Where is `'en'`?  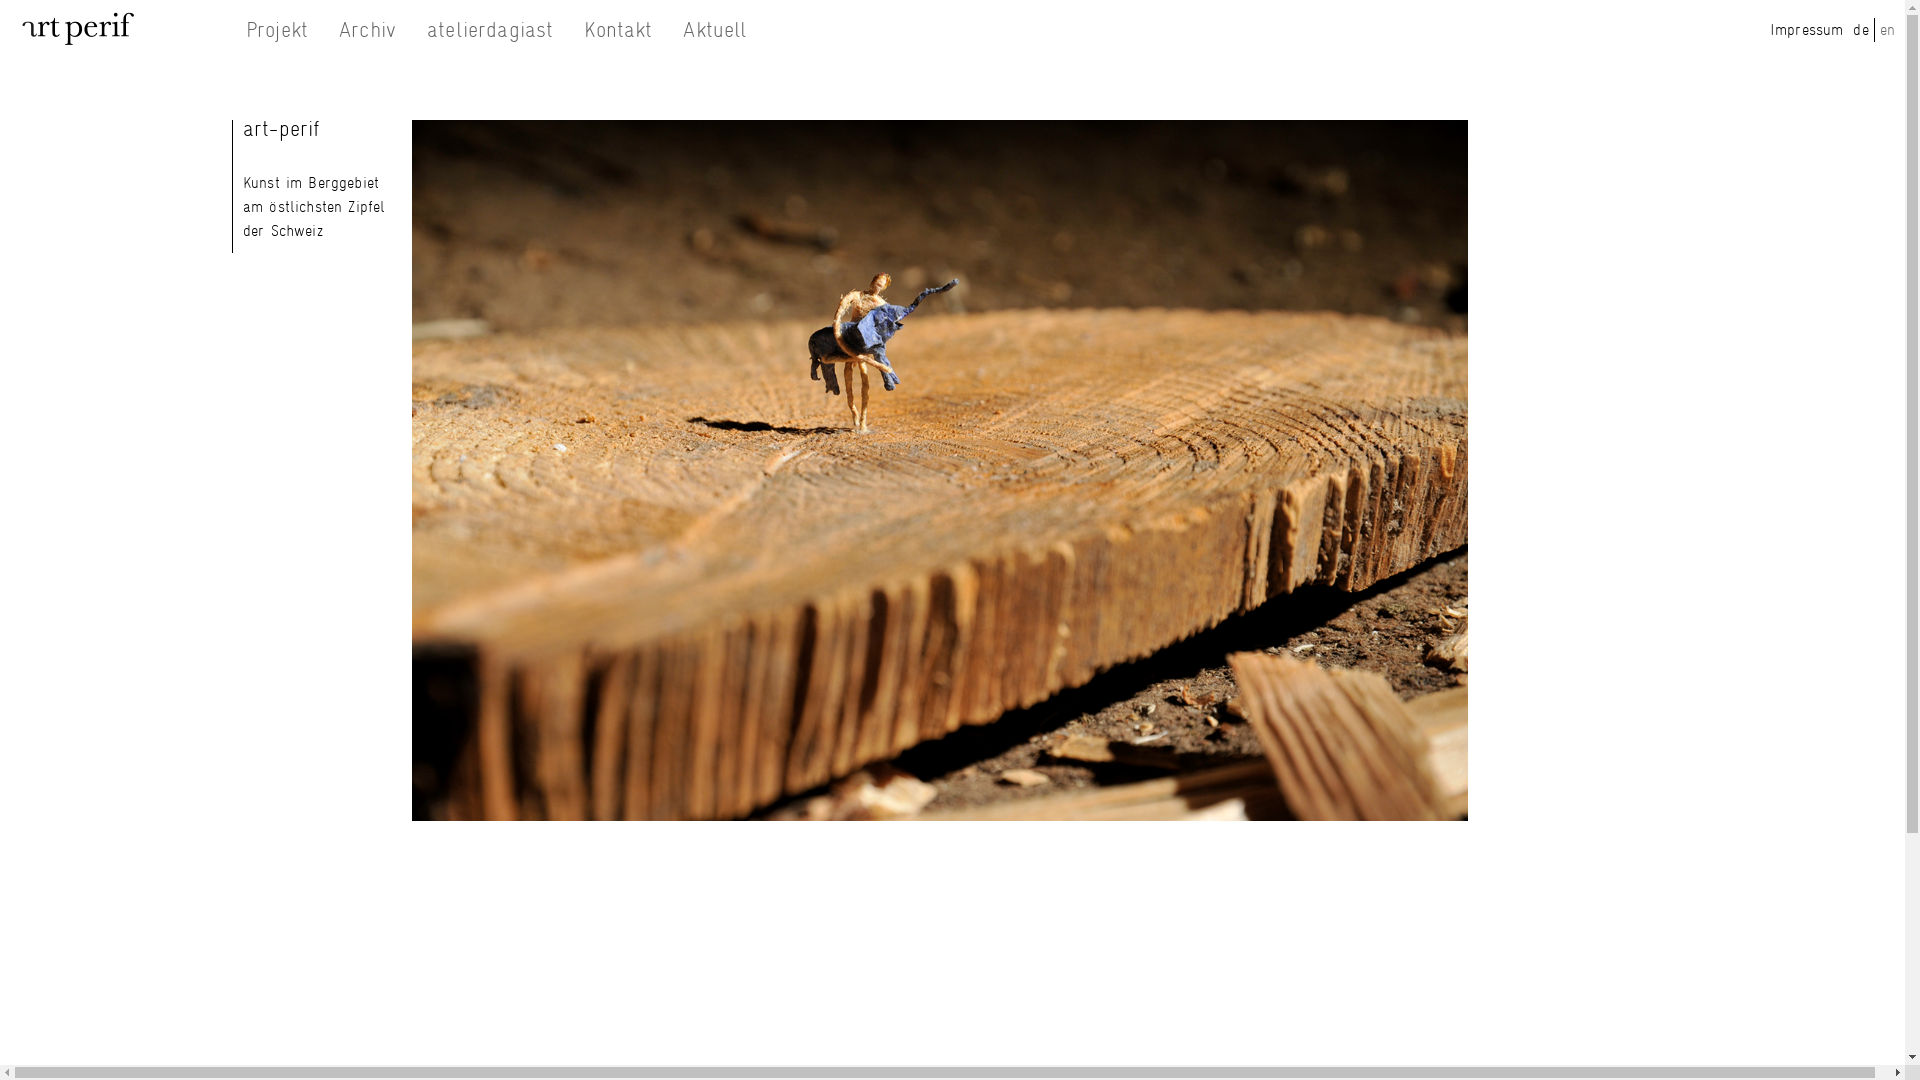
'en' is located at coordinates (1886, 29).